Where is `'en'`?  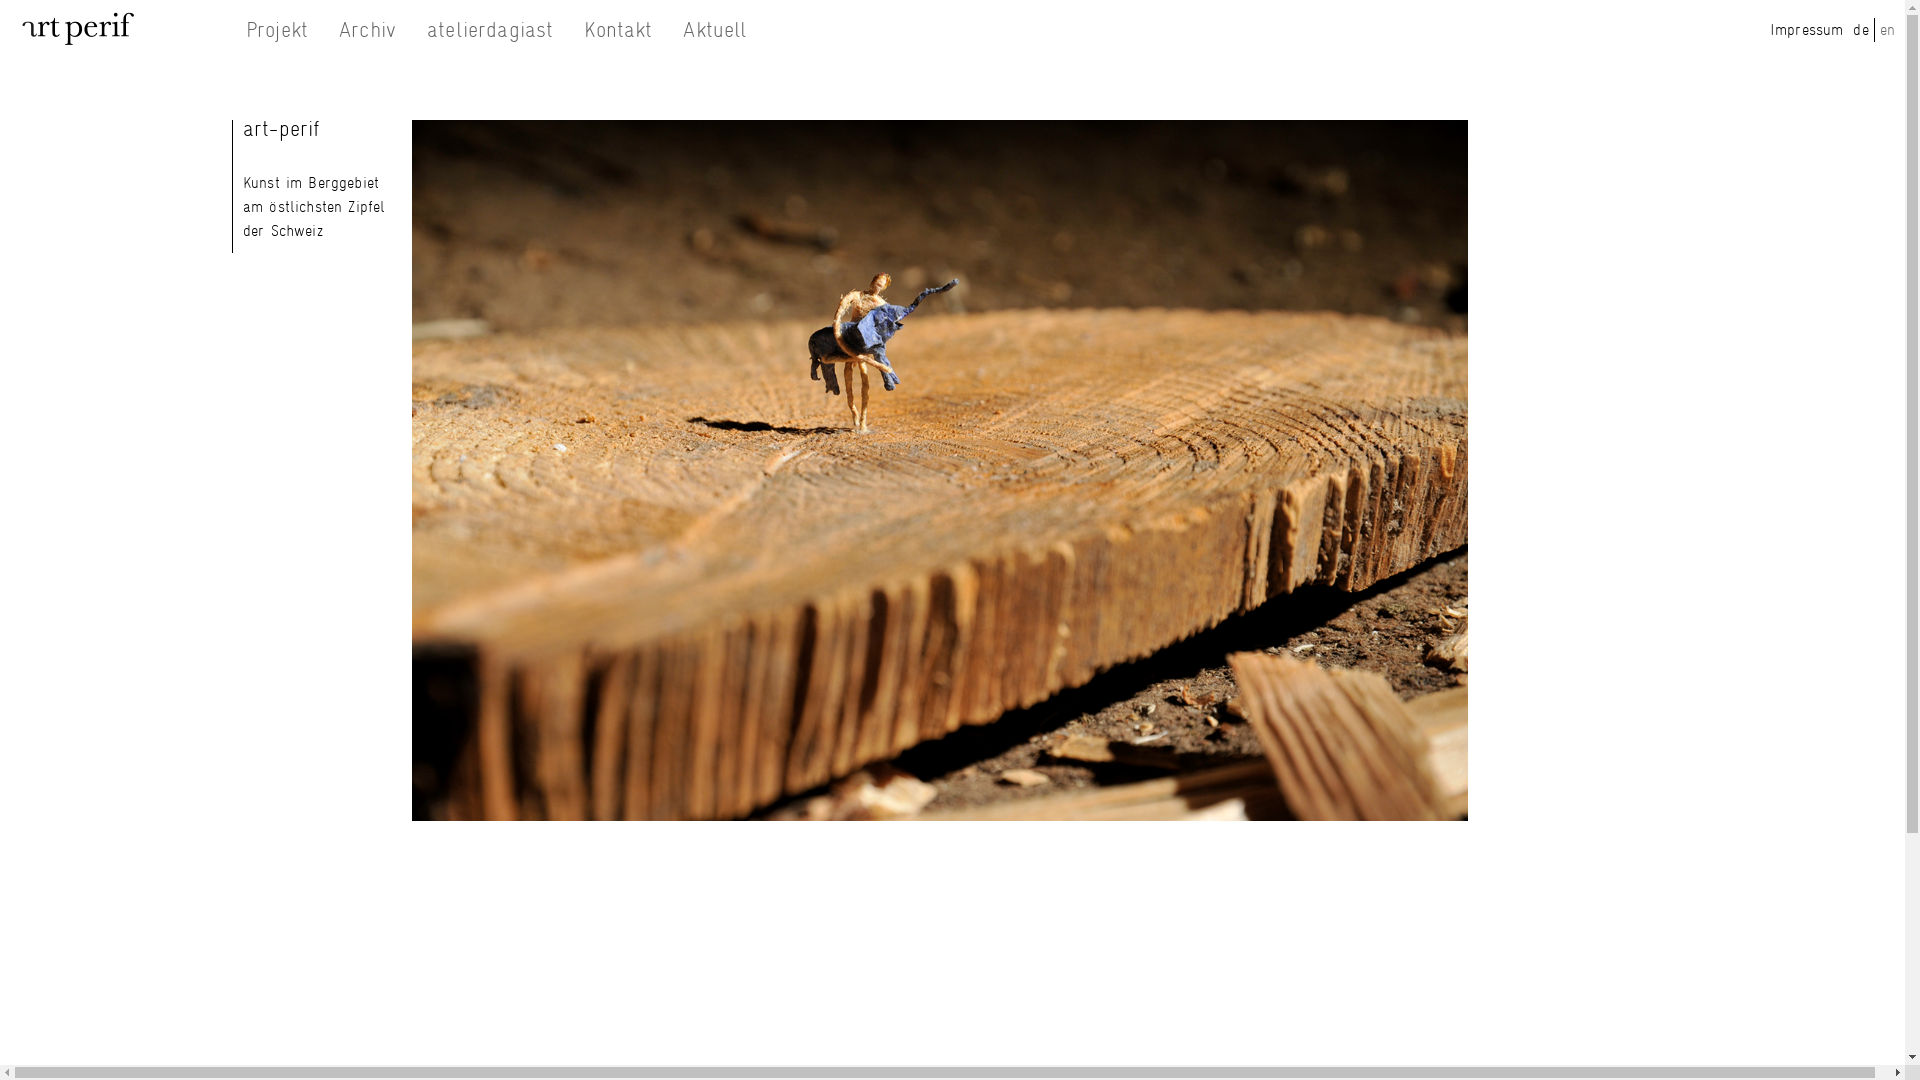
'en' is located at coordinates (1886, 29).